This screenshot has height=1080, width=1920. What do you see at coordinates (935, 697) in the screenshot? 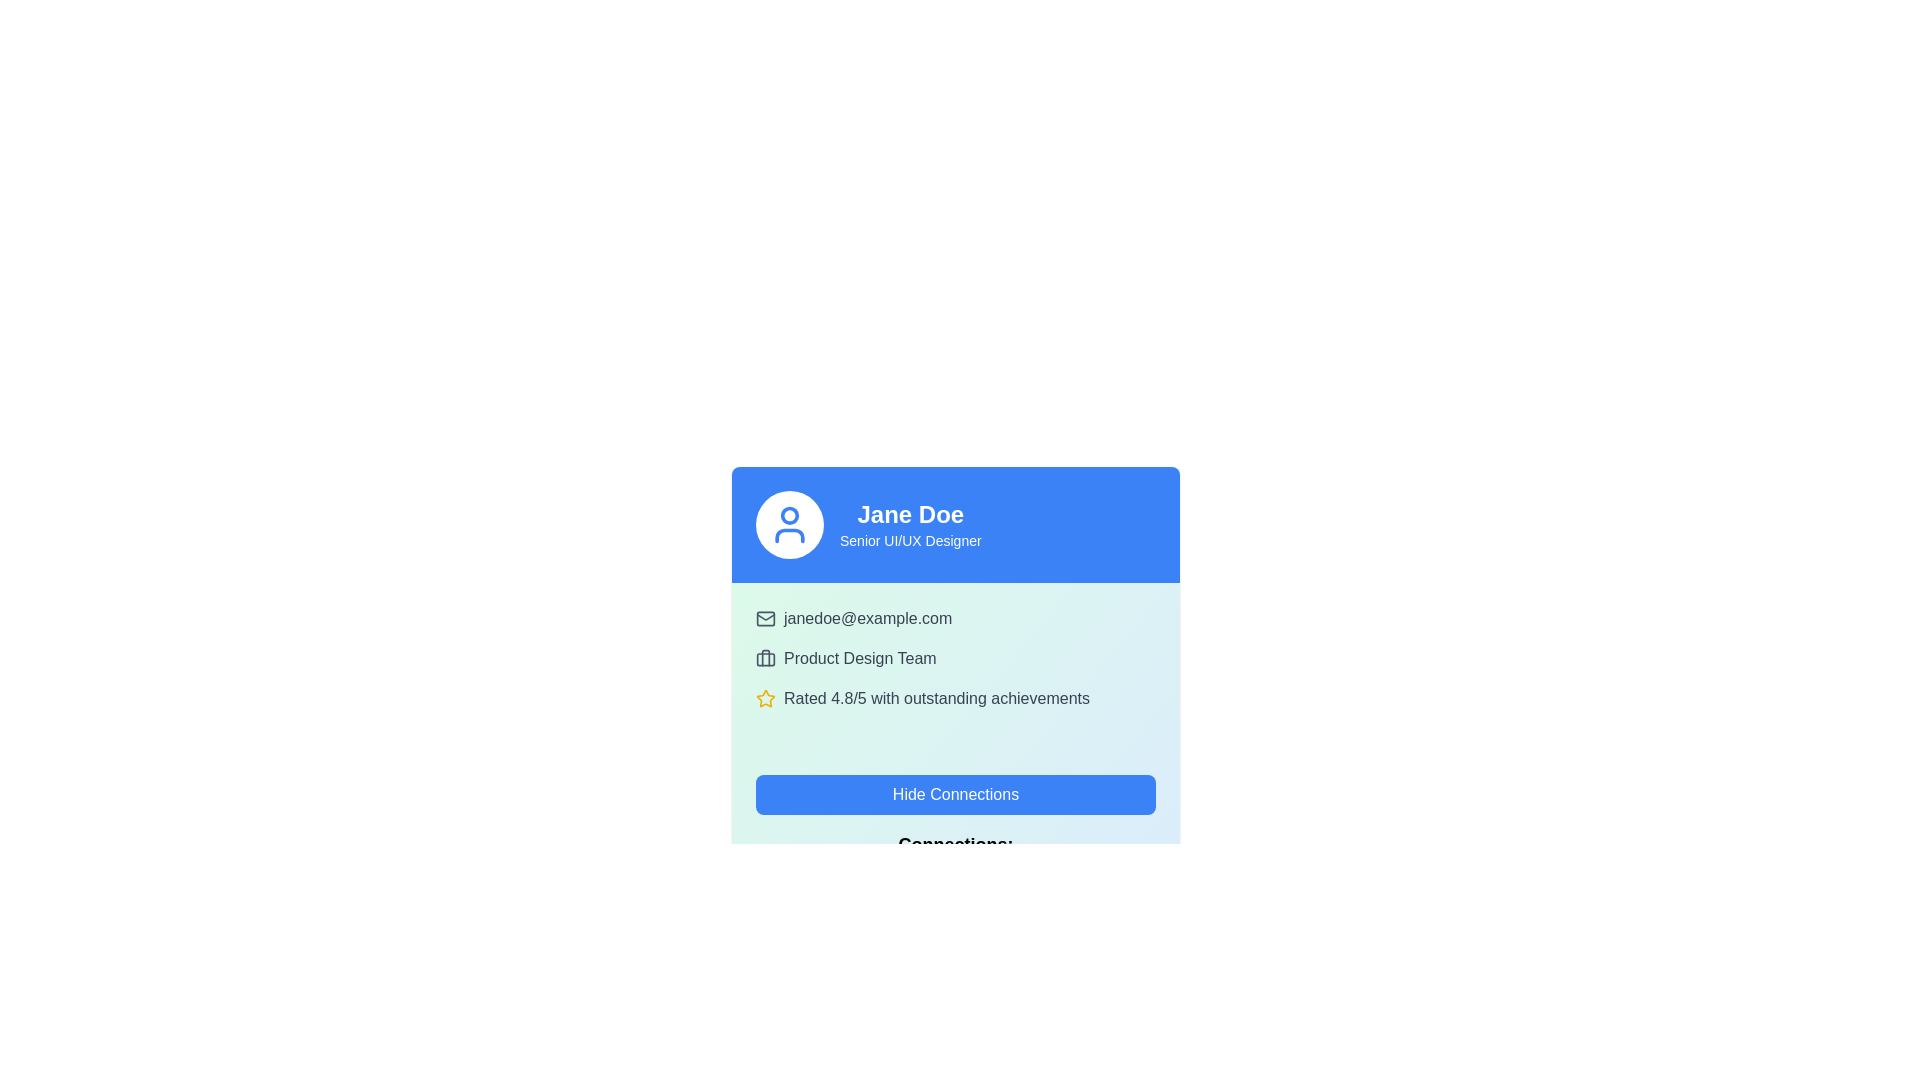
I see `text label that displays 'Rated 4.8/5 with outstanding achievements', which is styled in medium gray and located next to a yellow star icon, within the profile card layout` at bounding box center [935, 697].